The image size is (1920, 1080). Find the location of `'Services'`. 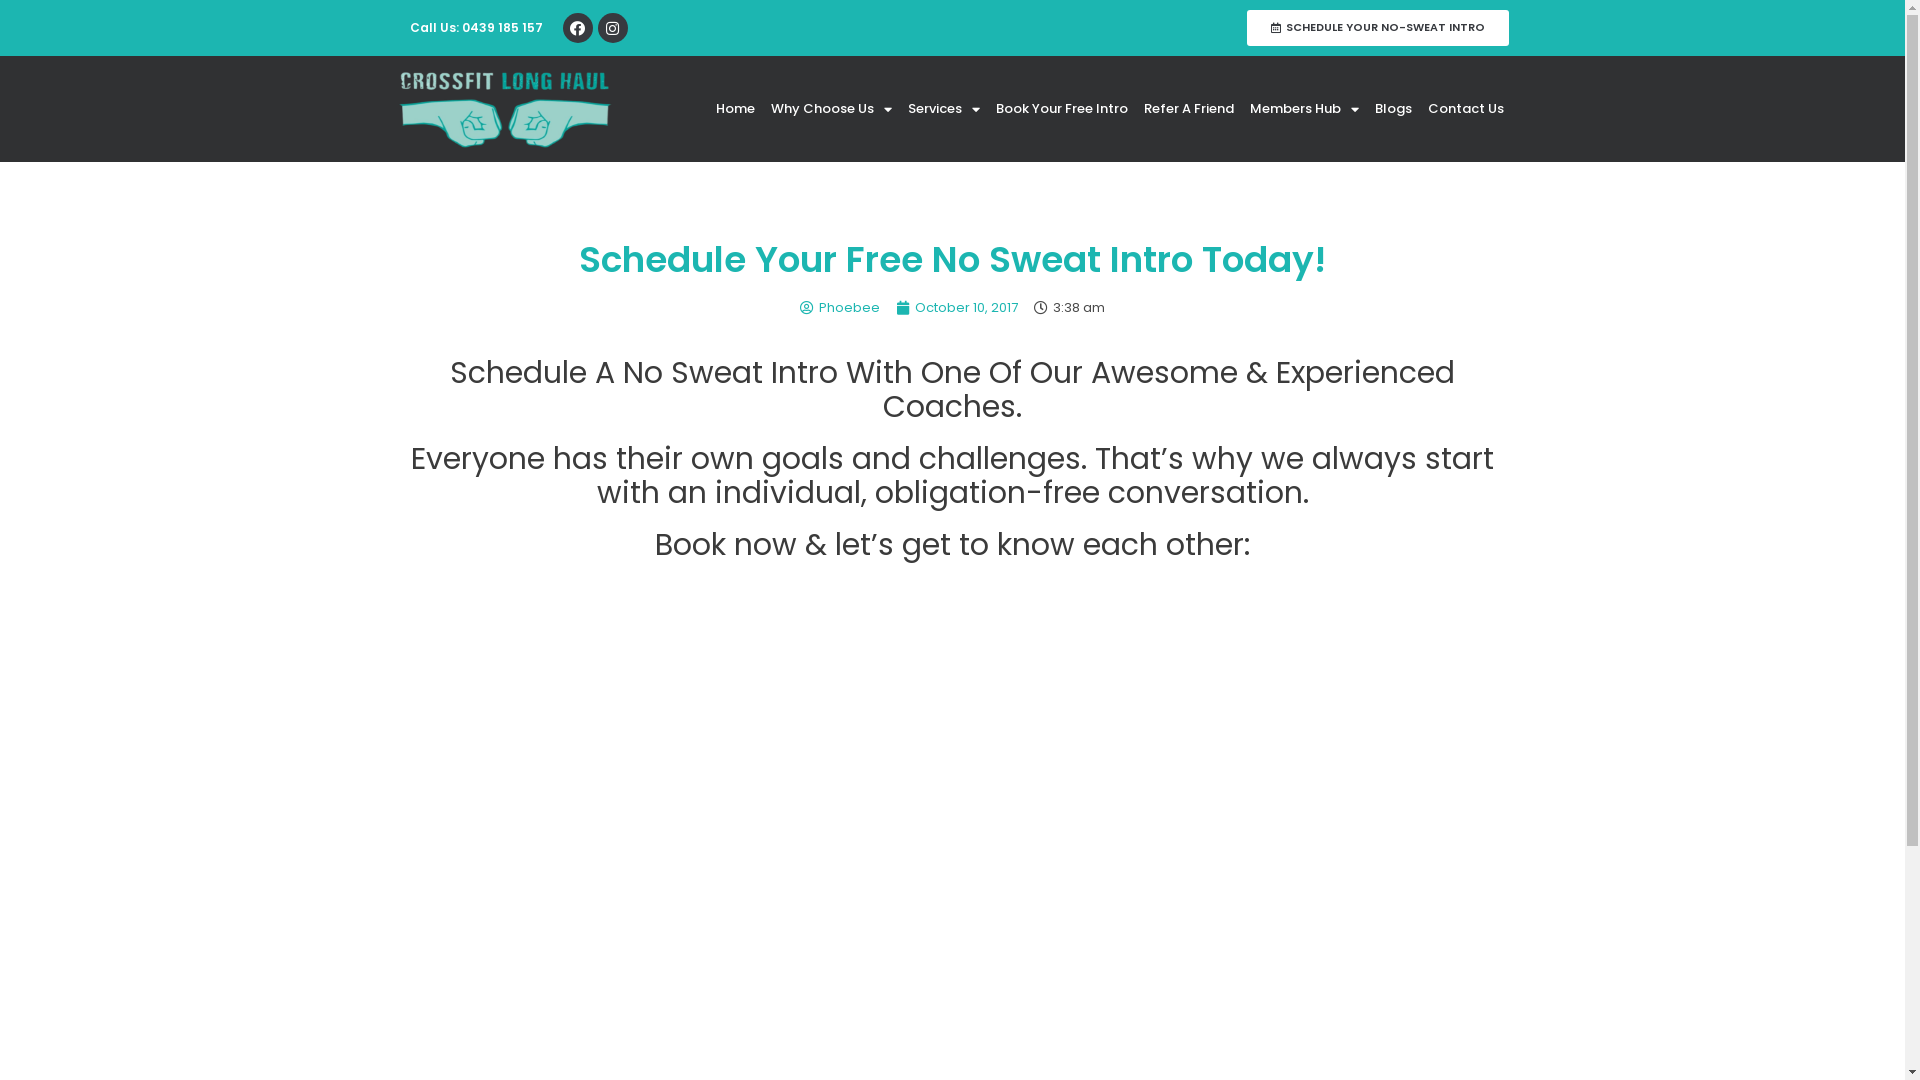

'Services' is located at coordinates (943, 108).